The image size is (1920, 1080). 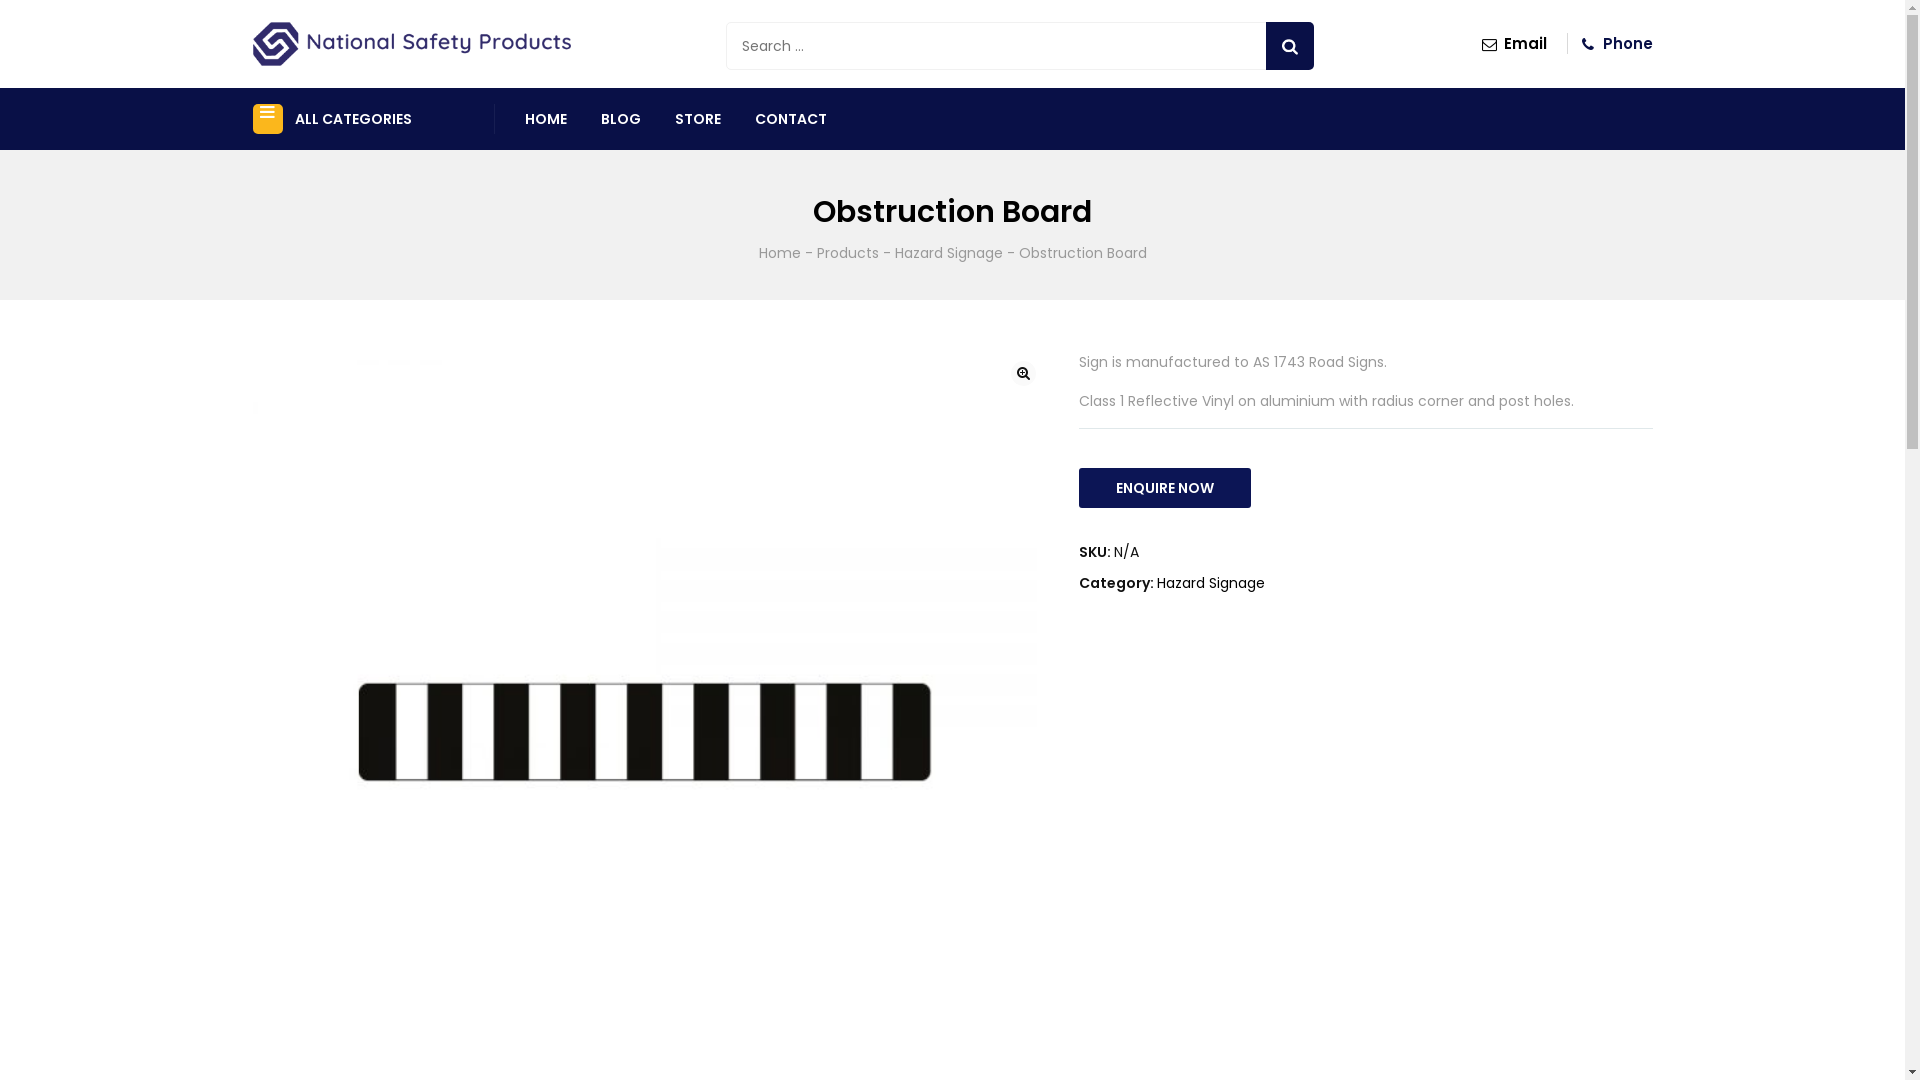 I want to click on 'Hazard Signage', so click(x=1208, y=582).